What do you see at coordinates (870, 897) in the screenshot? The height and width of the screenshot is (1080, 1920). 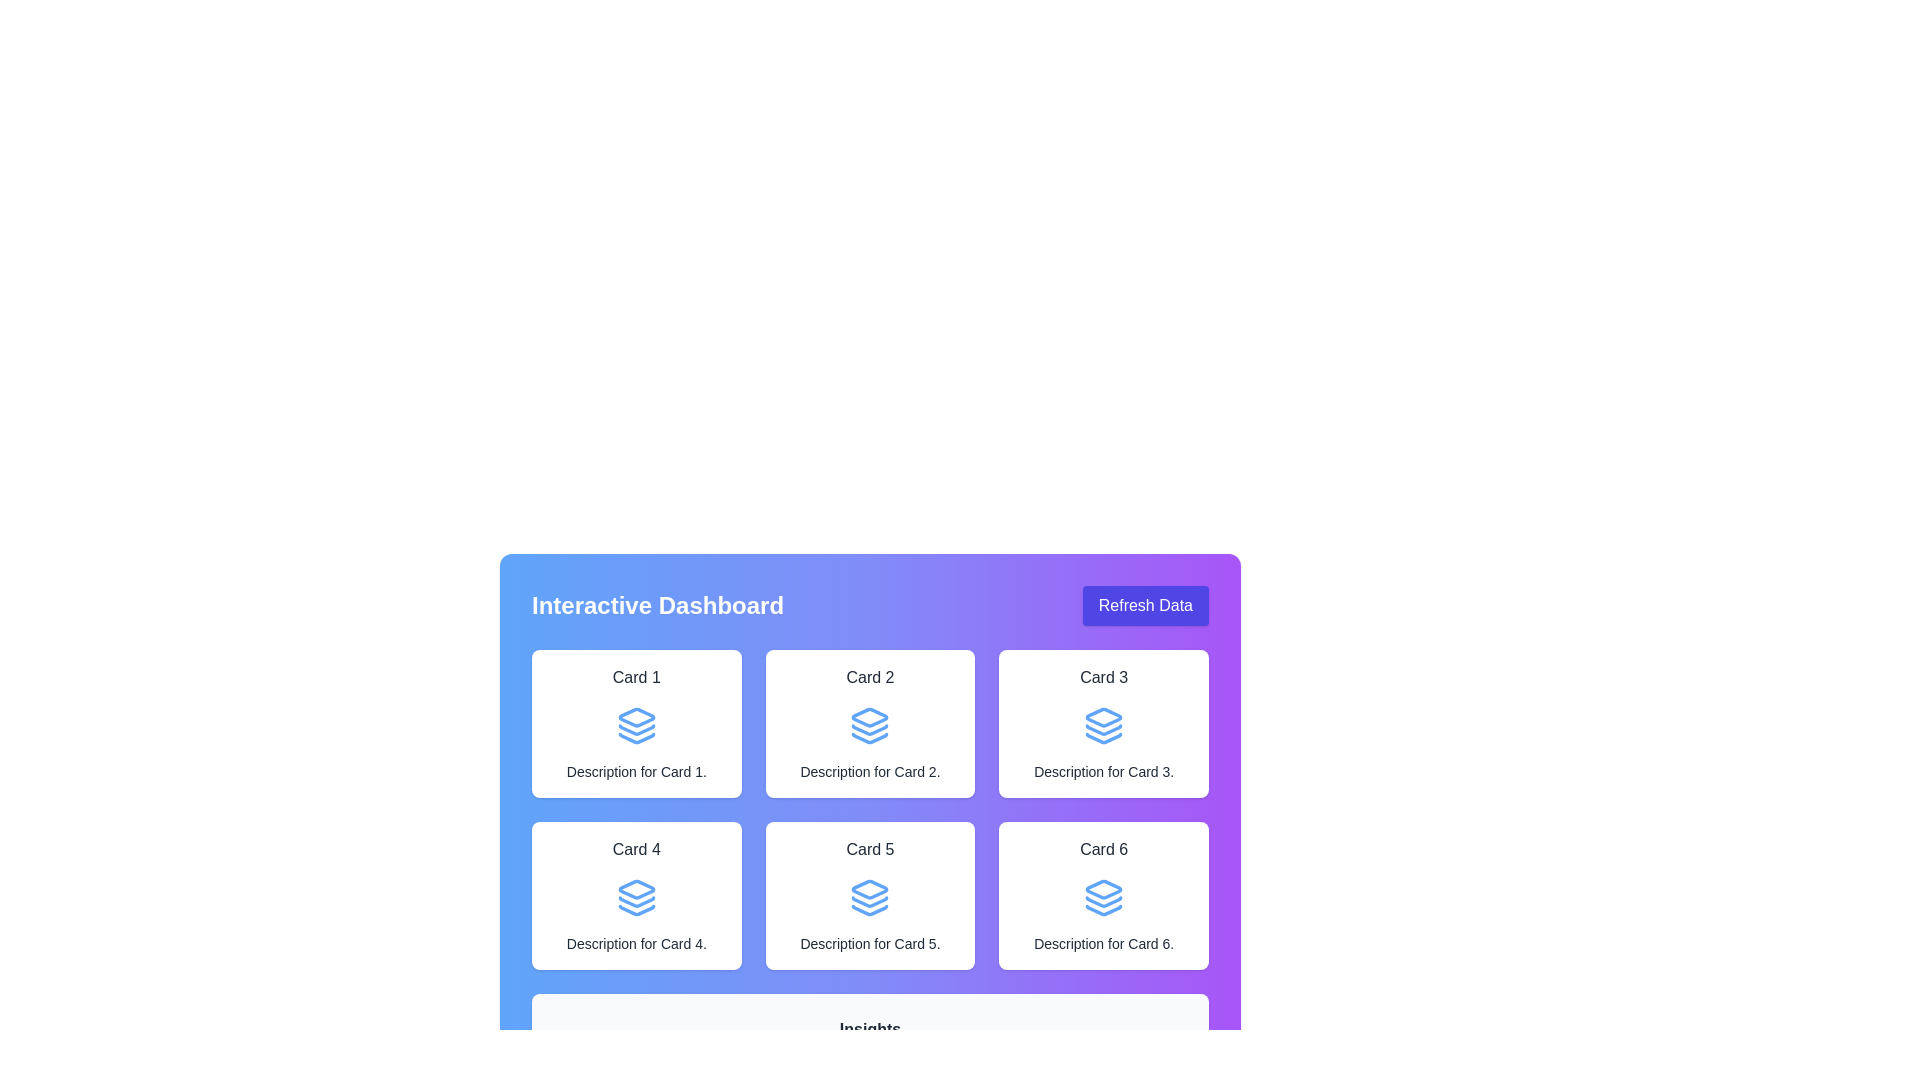 I see `the SVG icon representing the visual layer hierarchy located in the center of 'Card 5' in the second row and second column of the grid` at bounding box center [870, 897].